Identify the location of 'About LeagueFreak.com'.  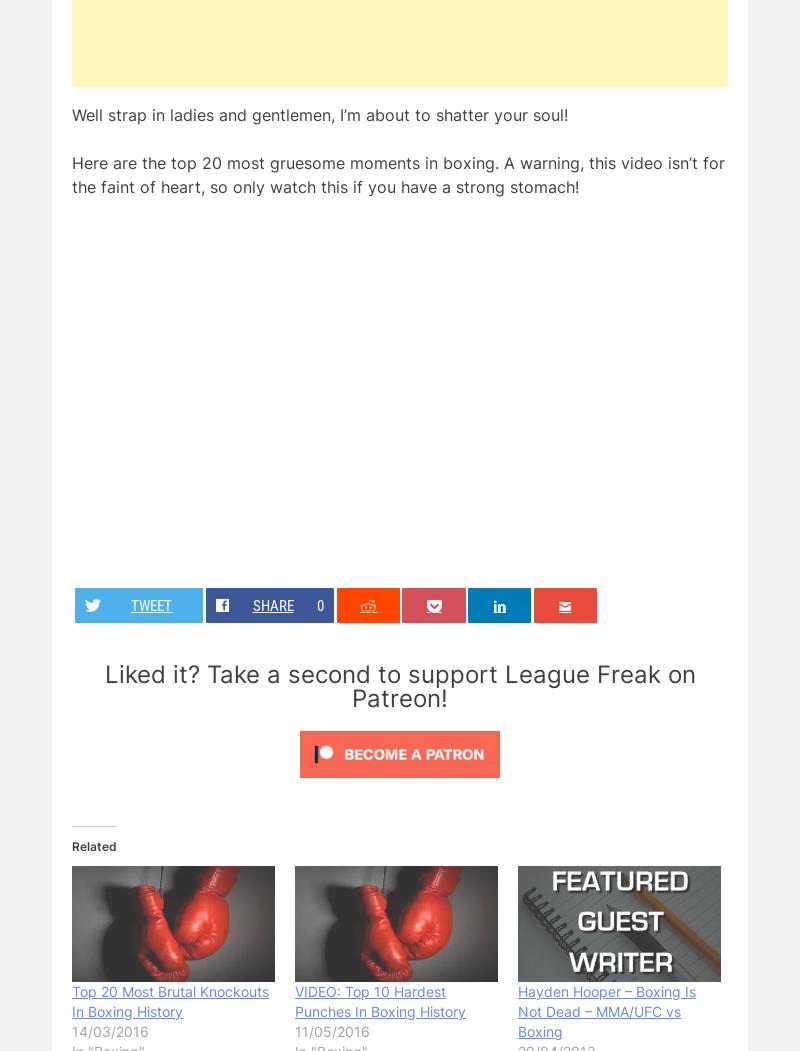
(509, 507).